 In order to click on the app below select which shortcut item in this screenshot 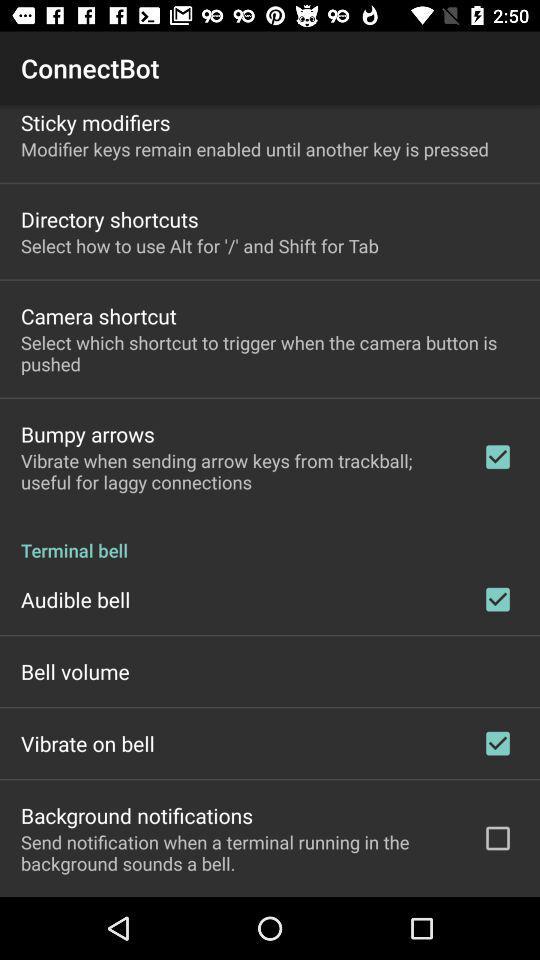, I will do `click(86, 434)`.